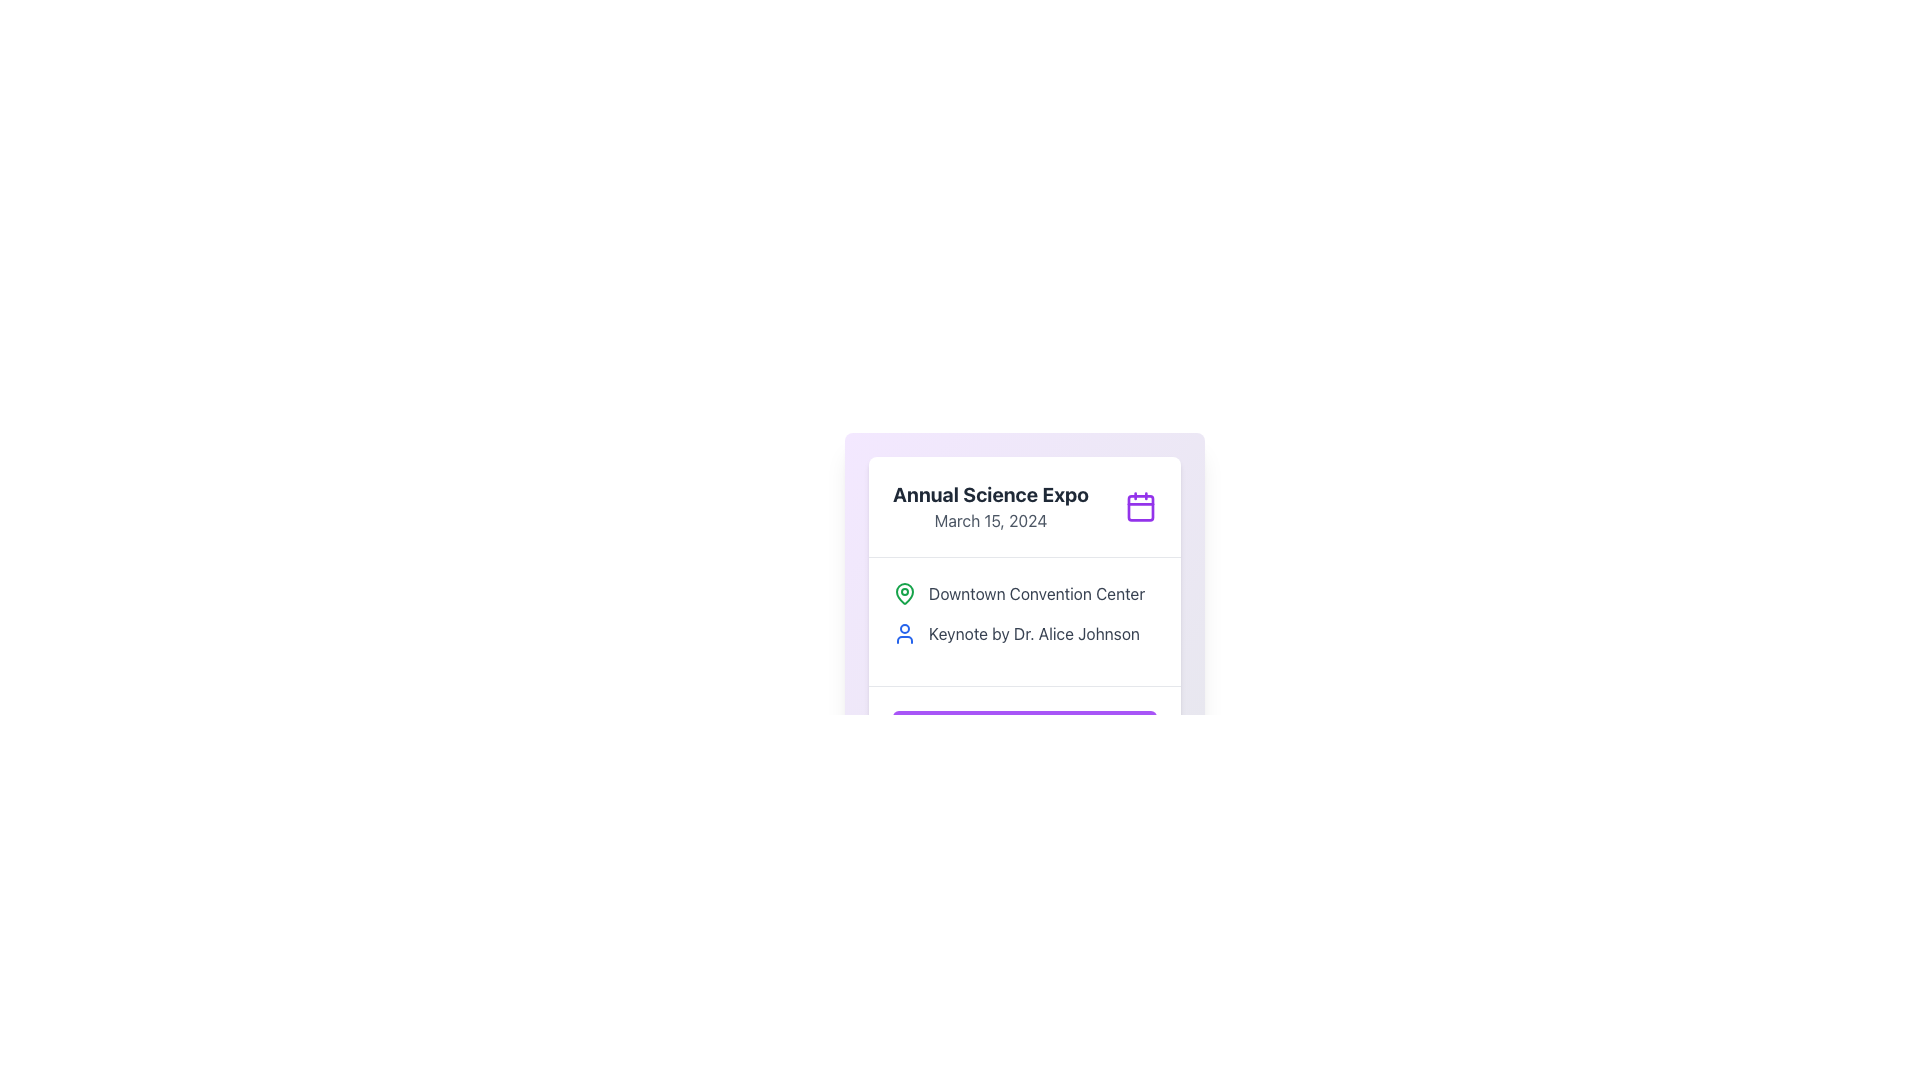  What do you see at coordinates (1034, 633) in the screenshot?
I see `the text label 'Keynote by Dr. Alice Johnson'` at bounding box center [1034, 633].